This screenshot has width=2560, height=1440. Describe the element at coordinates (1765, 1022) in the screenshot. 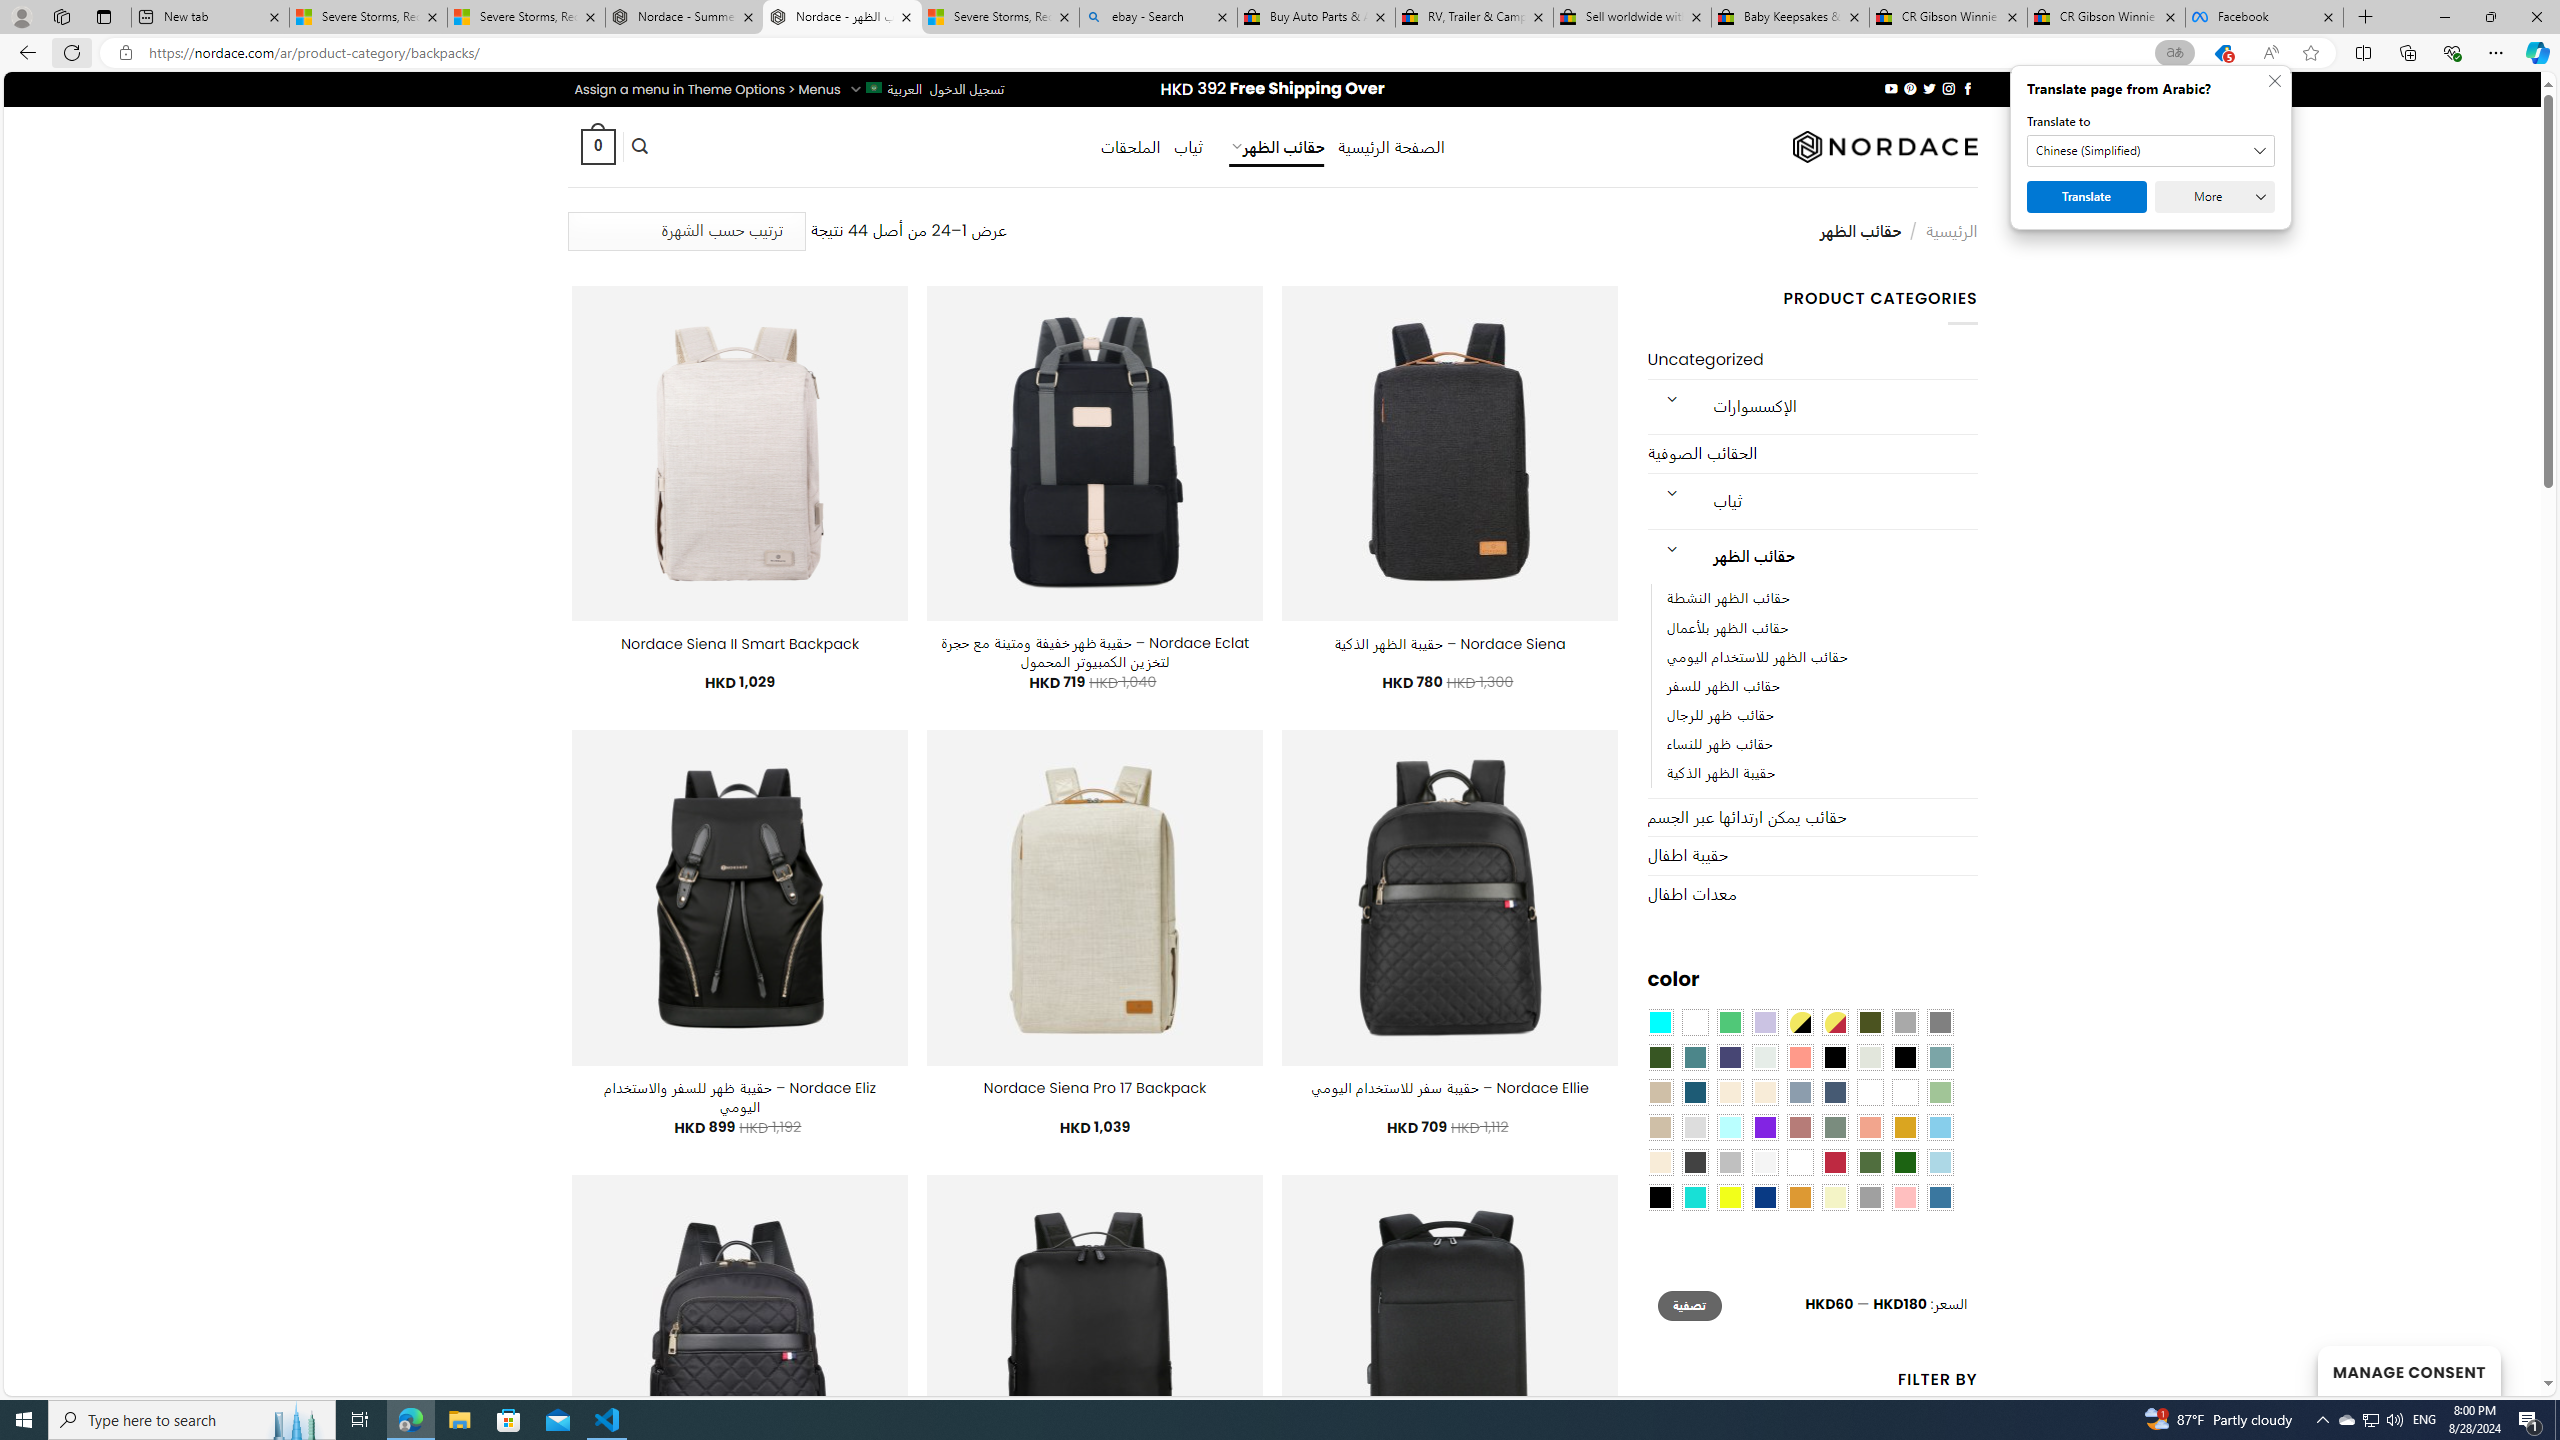

I see `'Light Purple'` at that location.